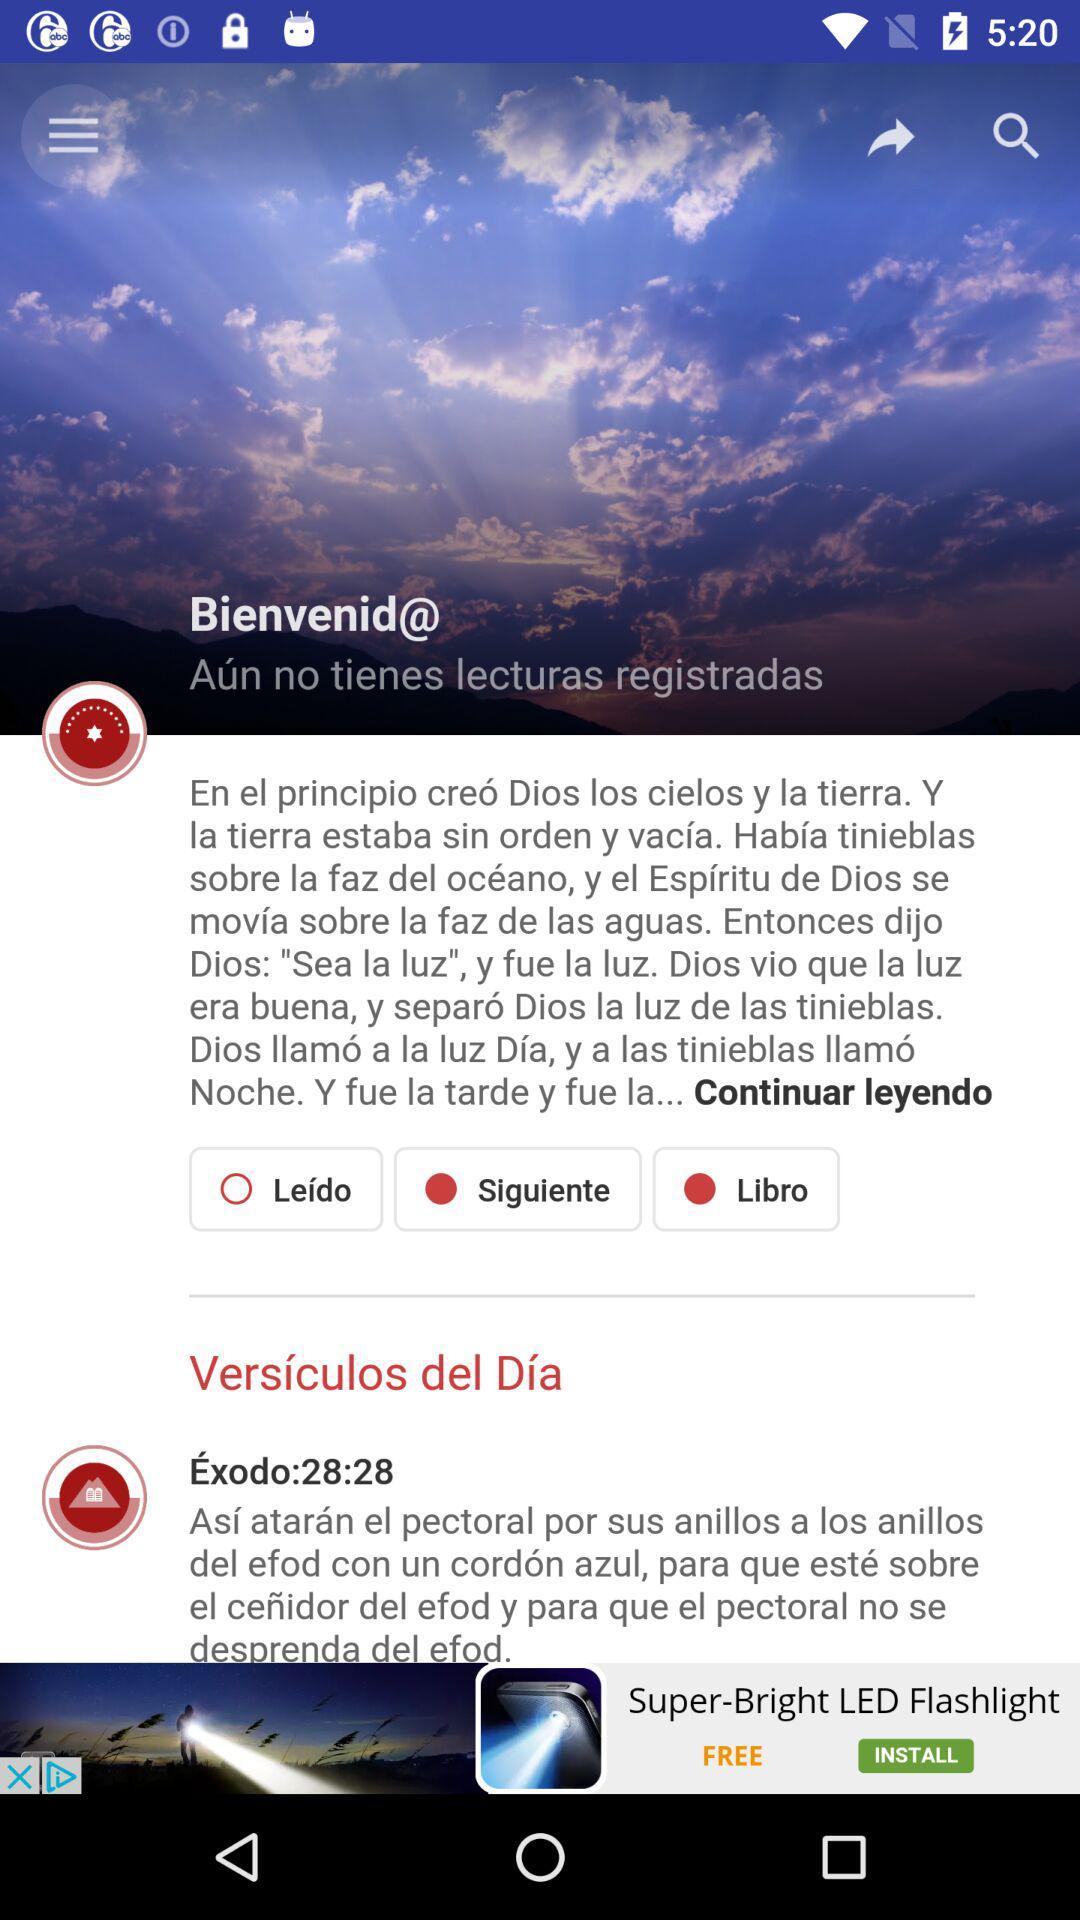  I want to click on siguiente icon, so click(516, 1189).